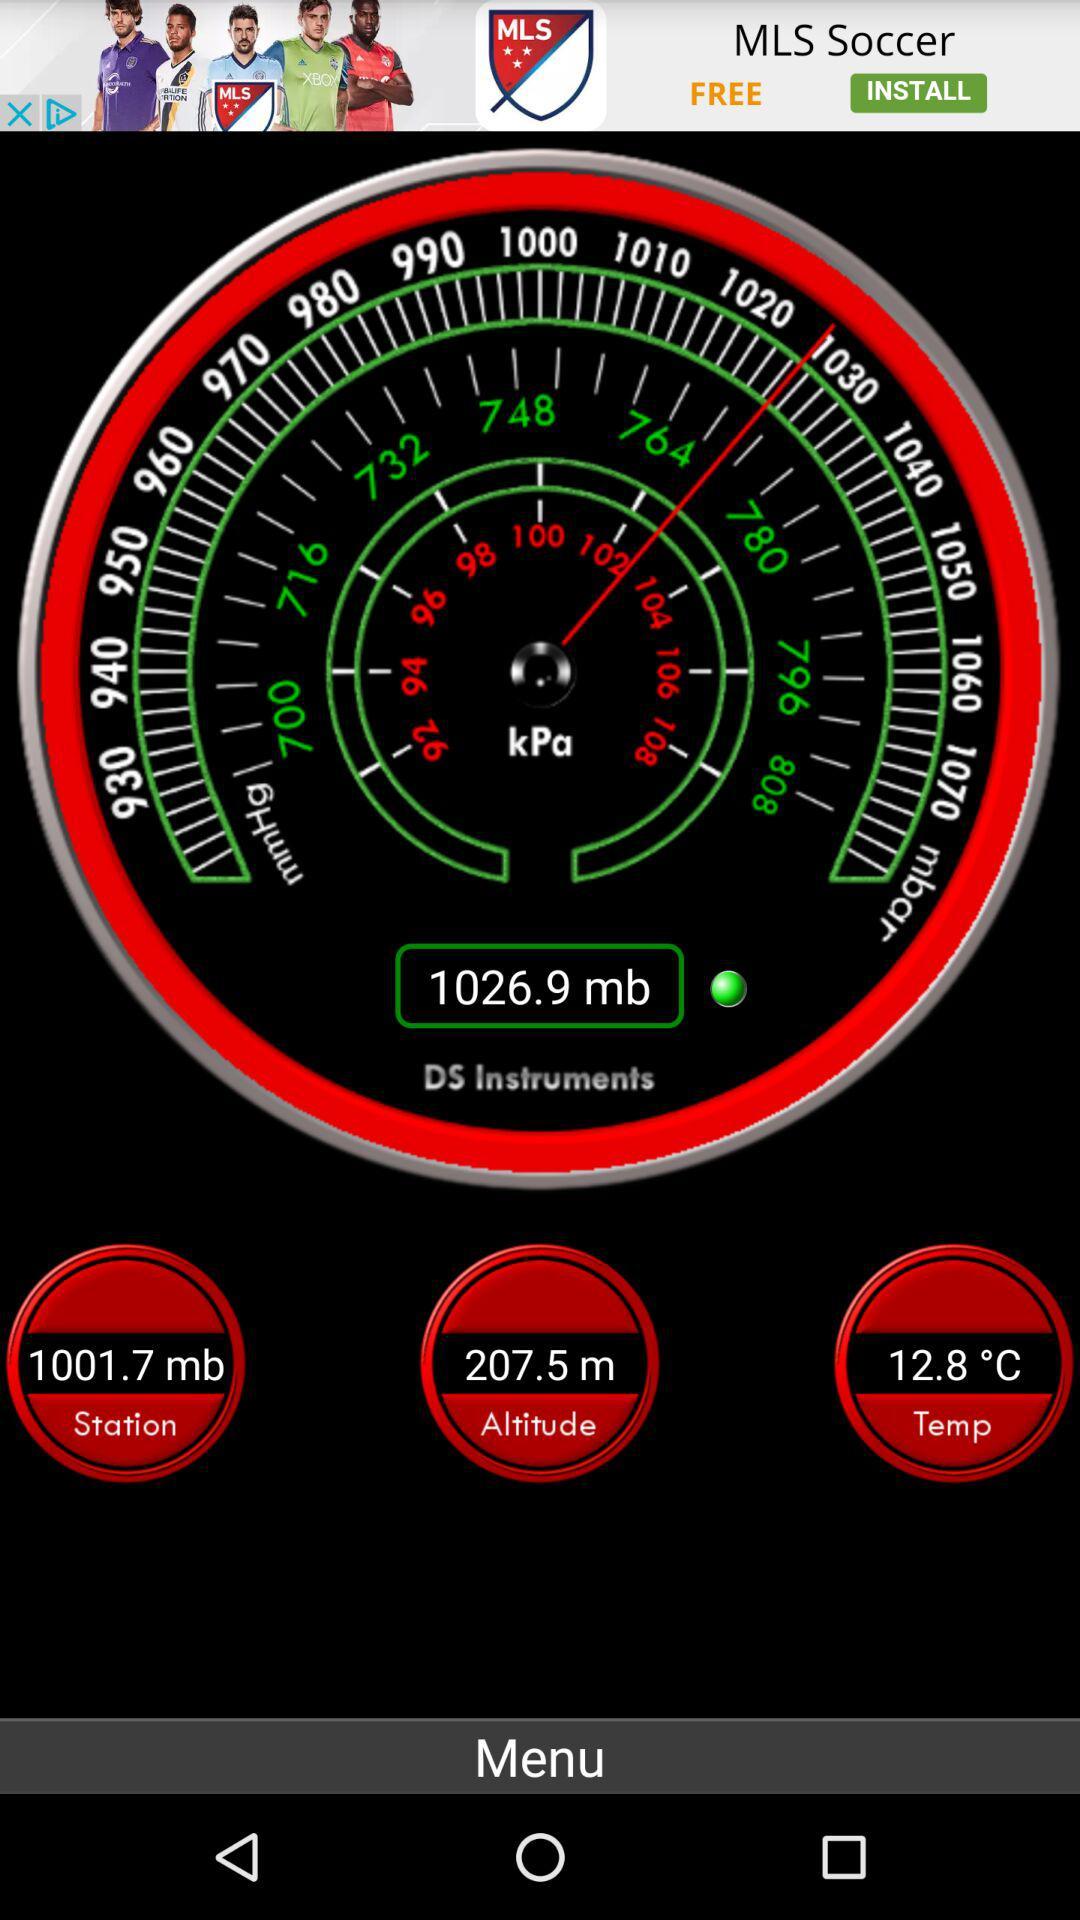 The image size is (1080, 1920). Describe the element at coordinates (540, 65) in the screenshot. I see `tap to view advertisement` at that location.